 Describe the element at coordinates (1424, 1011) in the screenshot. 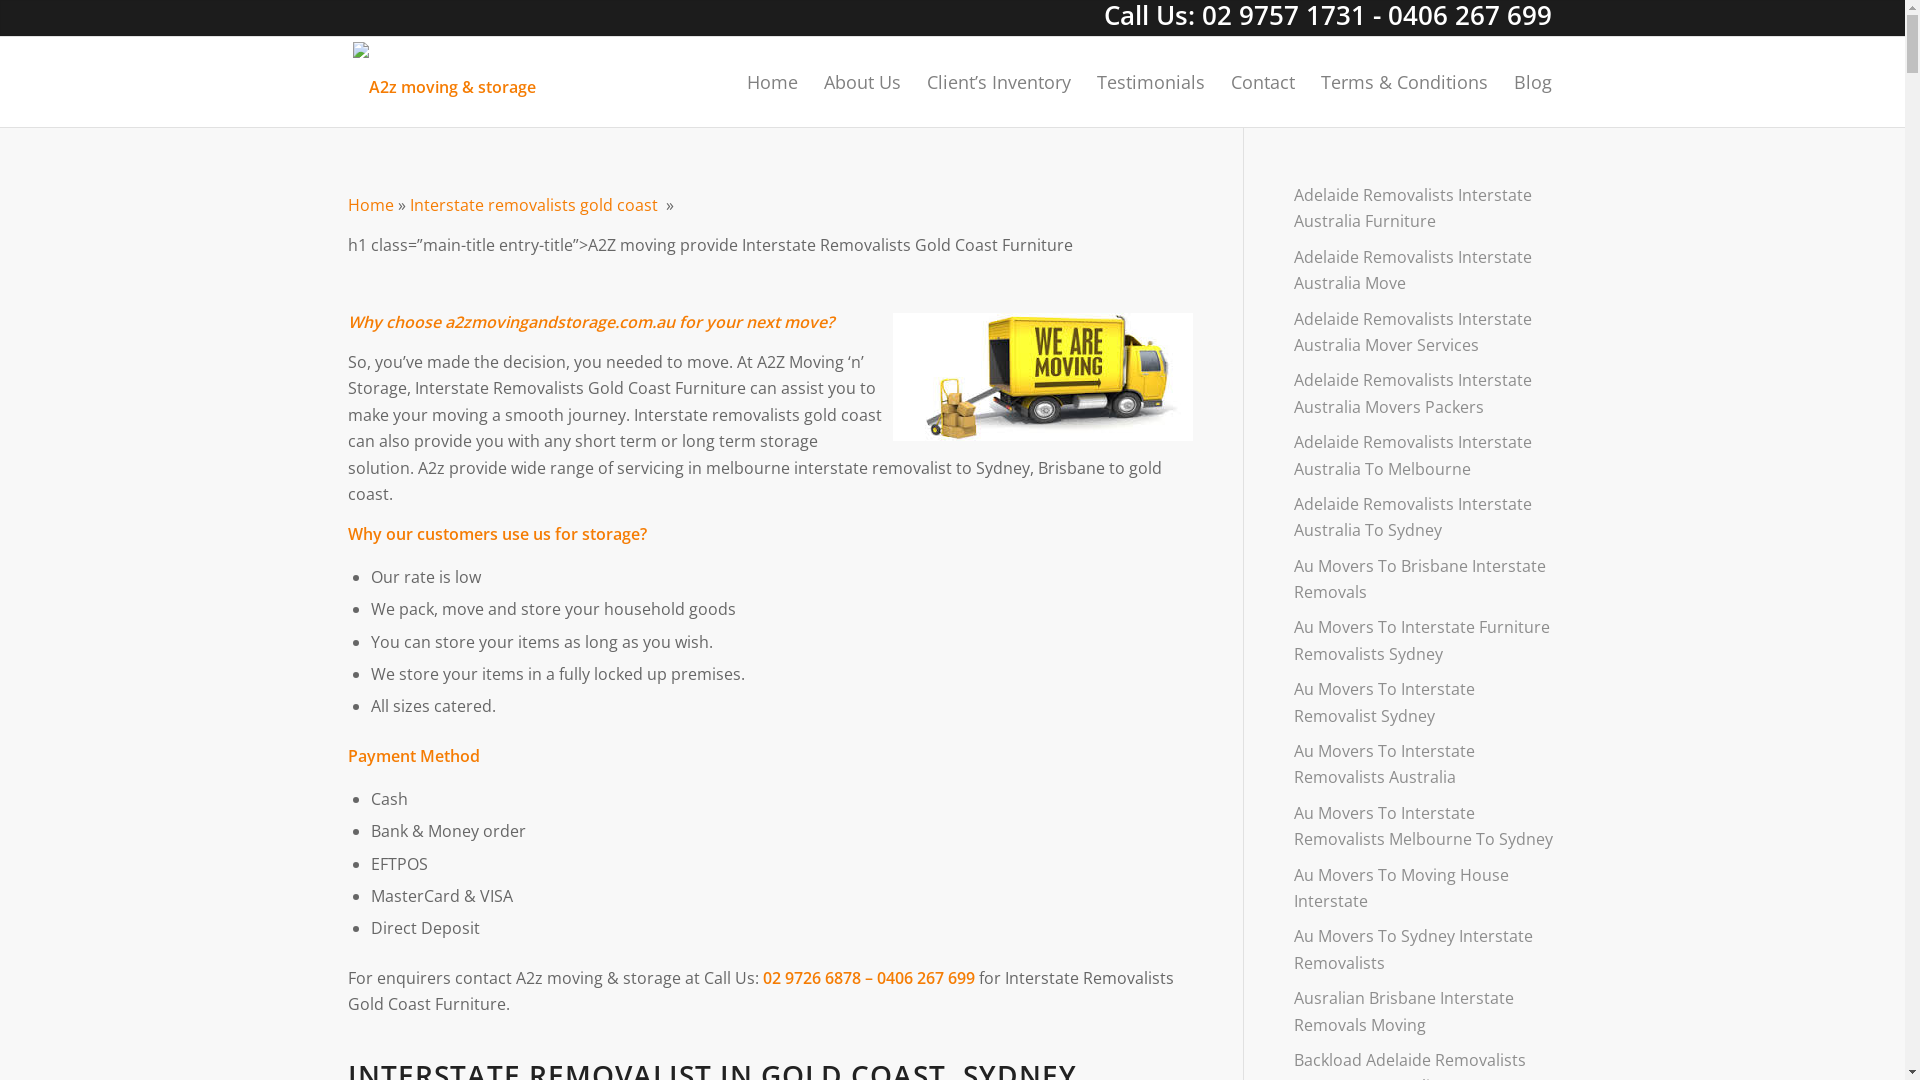

I see `'Ausralian Brisbane Interstate Removals Moving'` at that location.